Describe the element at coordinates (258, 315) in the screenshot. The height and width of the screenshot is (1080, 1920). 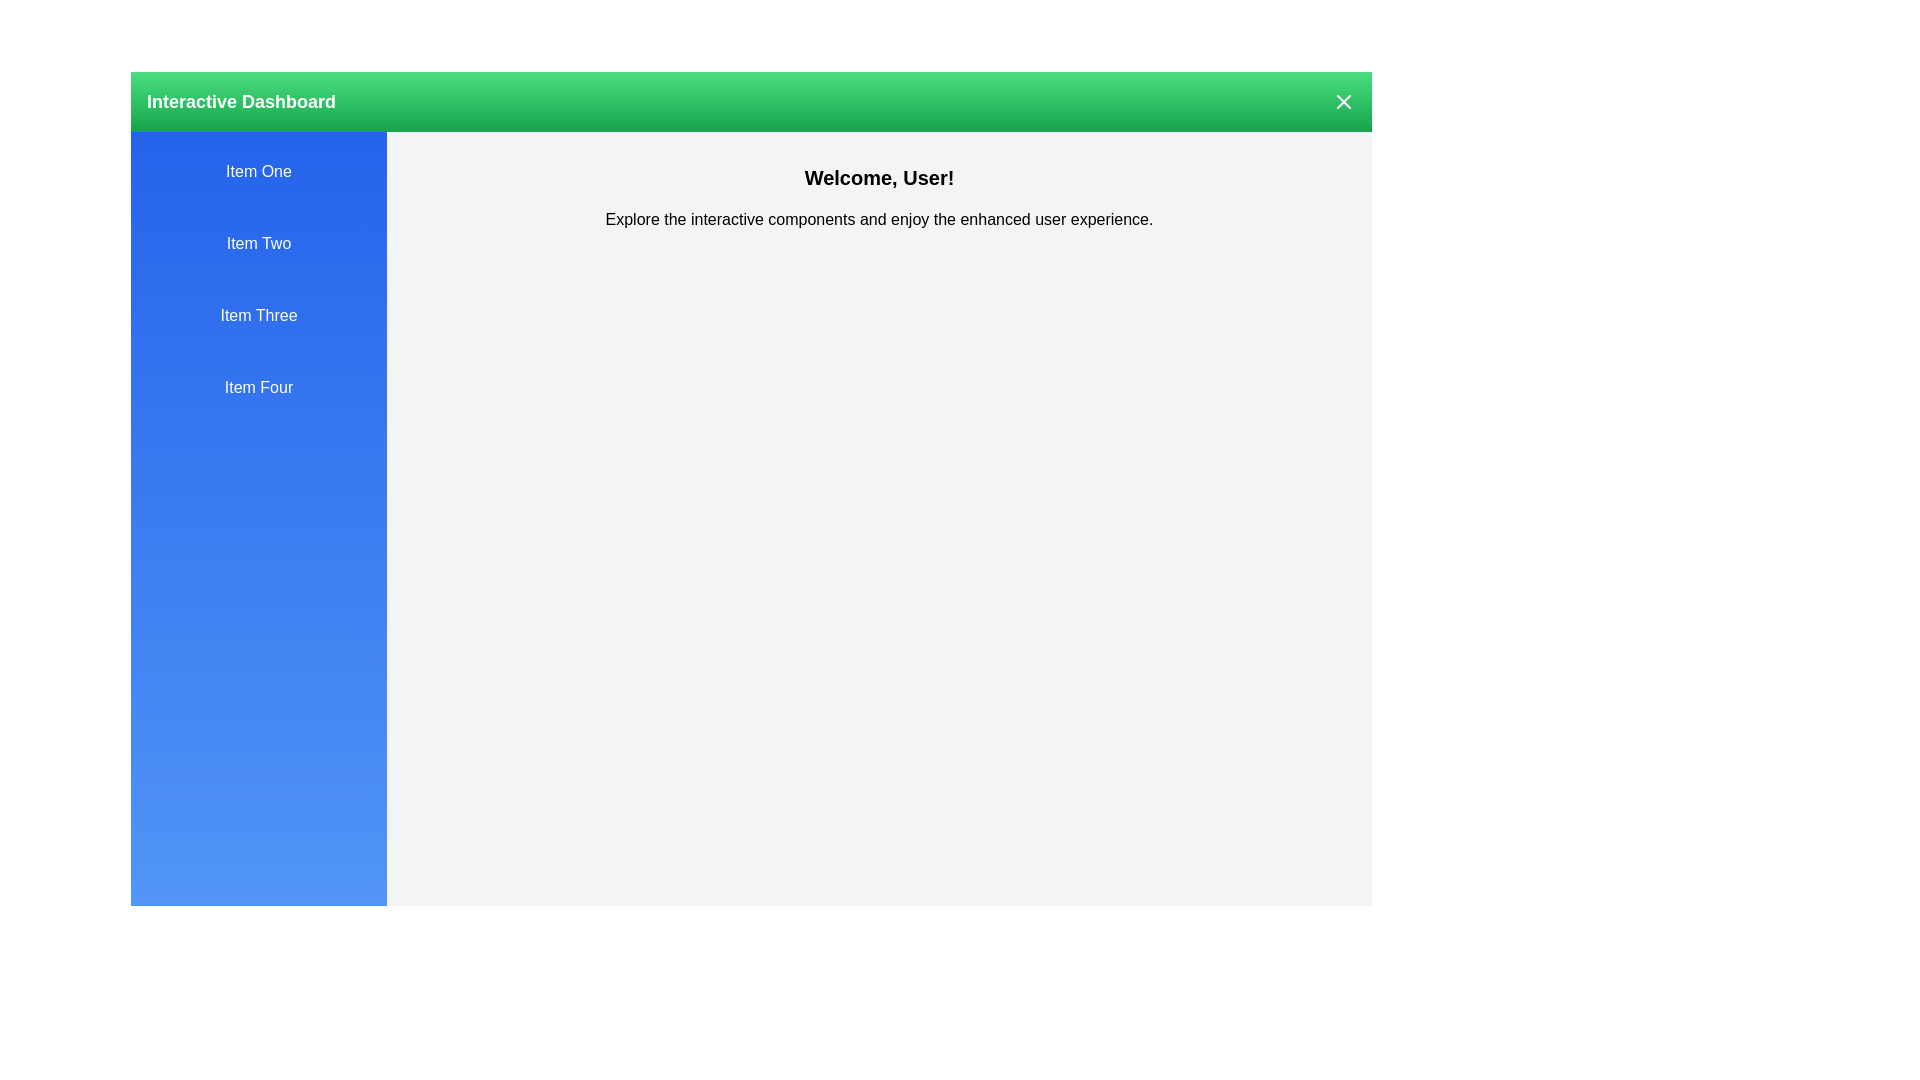
I see `the drawer item labeled Item Three` at that location.